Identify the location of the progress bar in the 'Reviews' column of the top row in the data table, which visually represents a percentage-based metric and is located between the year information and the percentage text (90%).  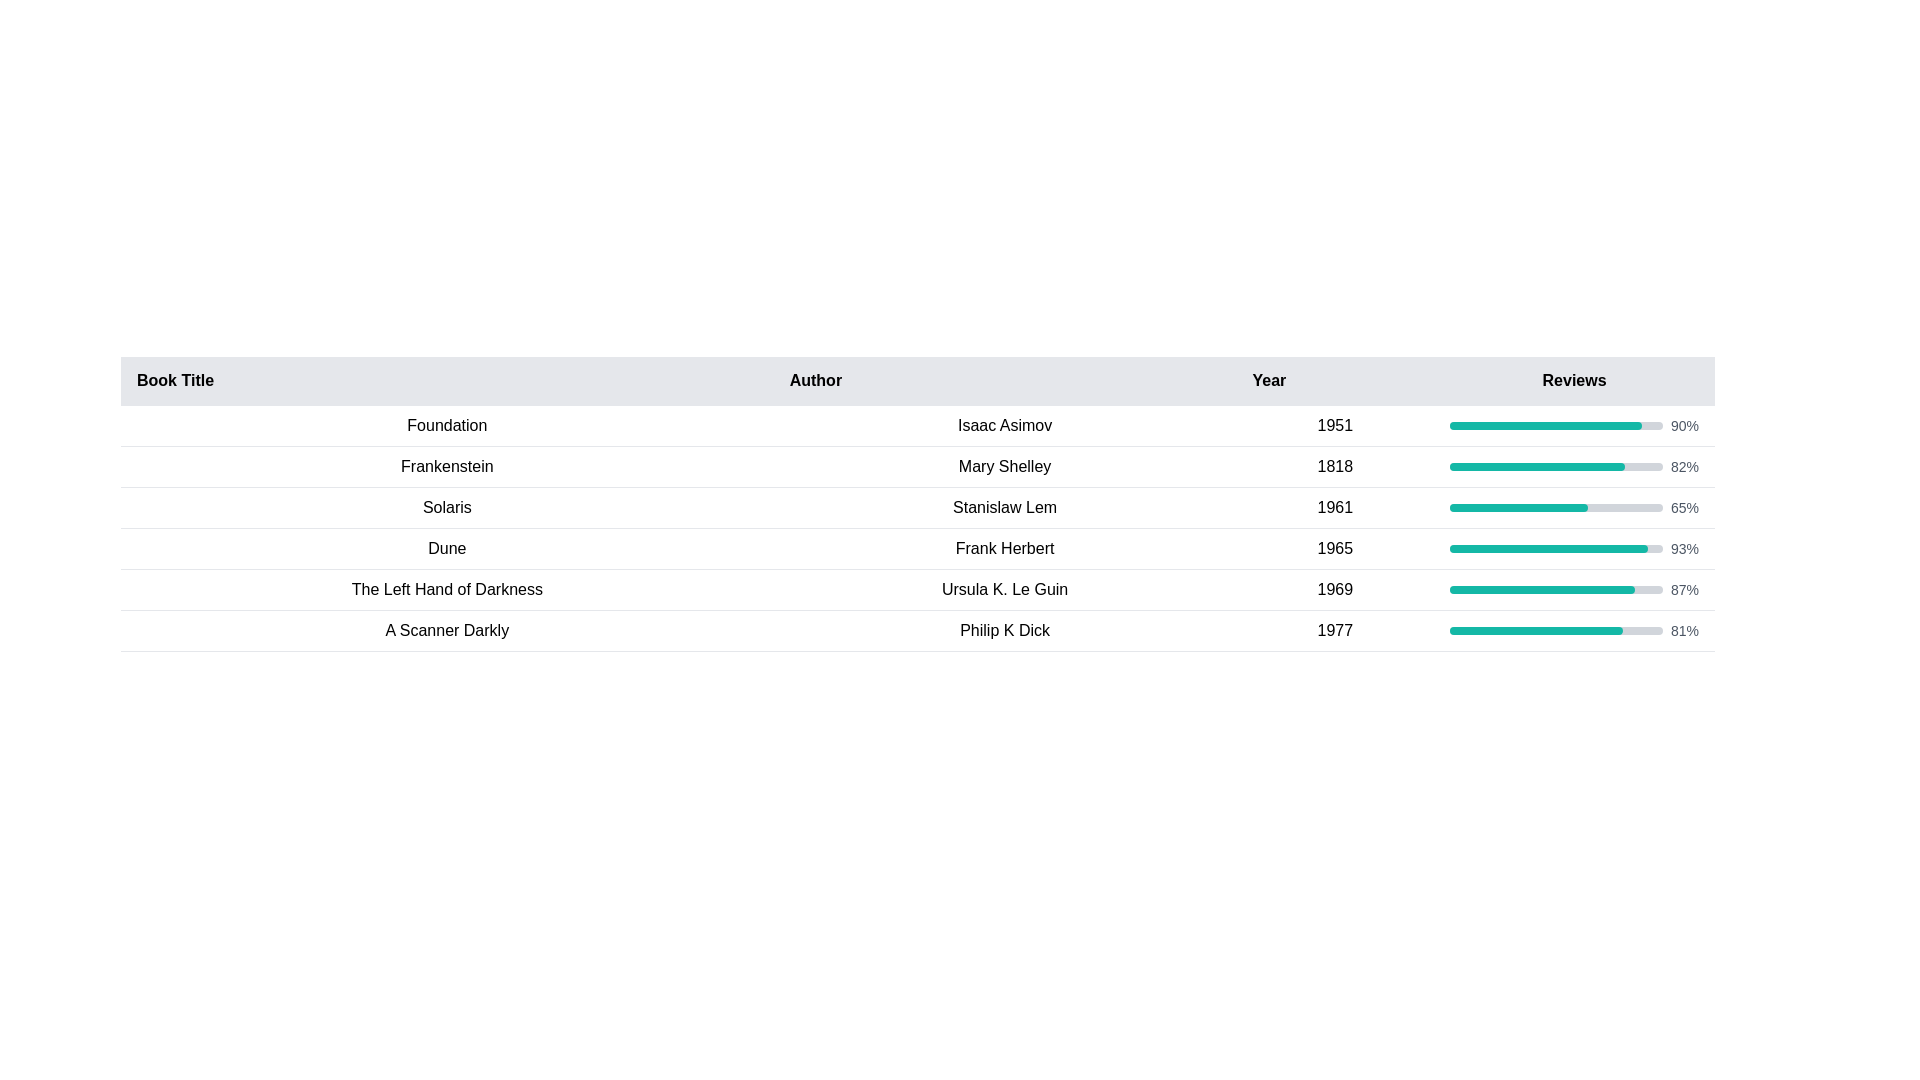
(1555, 424).